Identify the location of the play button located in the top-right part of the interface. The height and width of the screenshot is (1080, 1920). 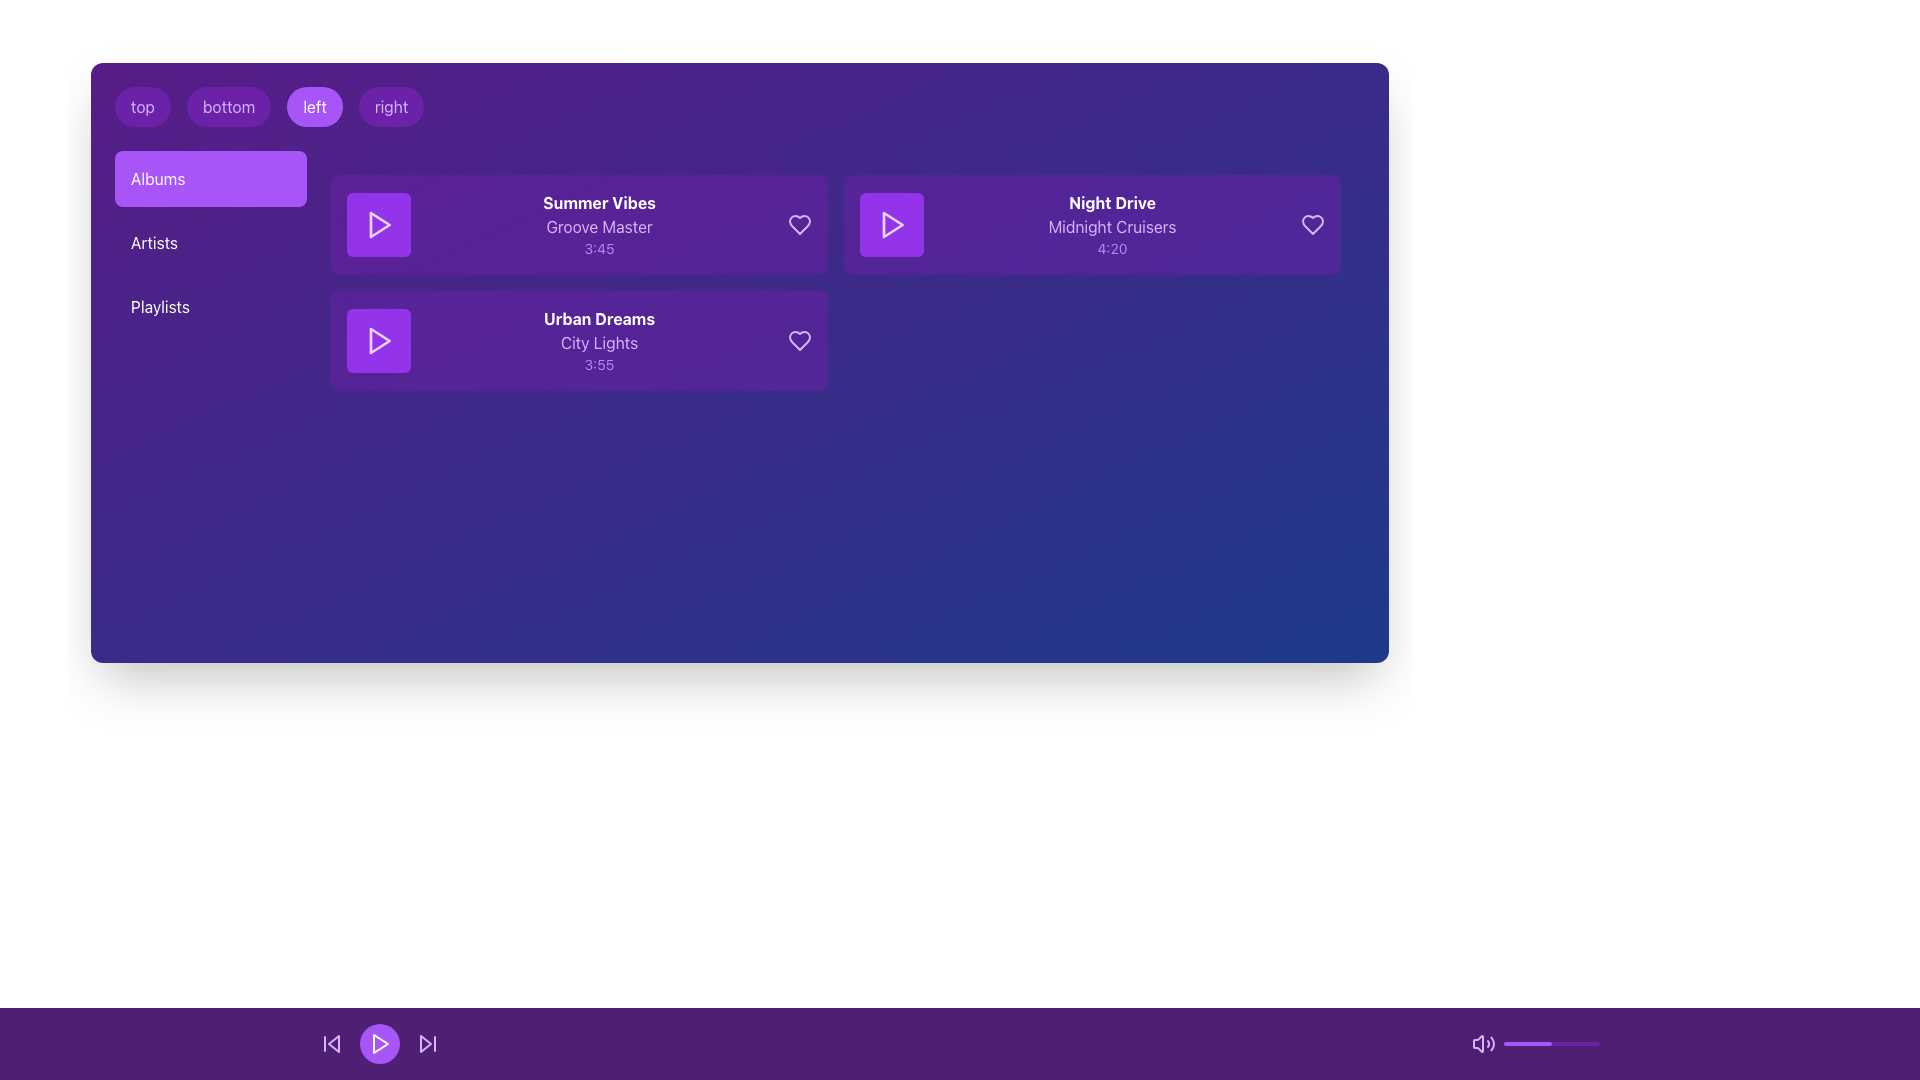
(891, 224).